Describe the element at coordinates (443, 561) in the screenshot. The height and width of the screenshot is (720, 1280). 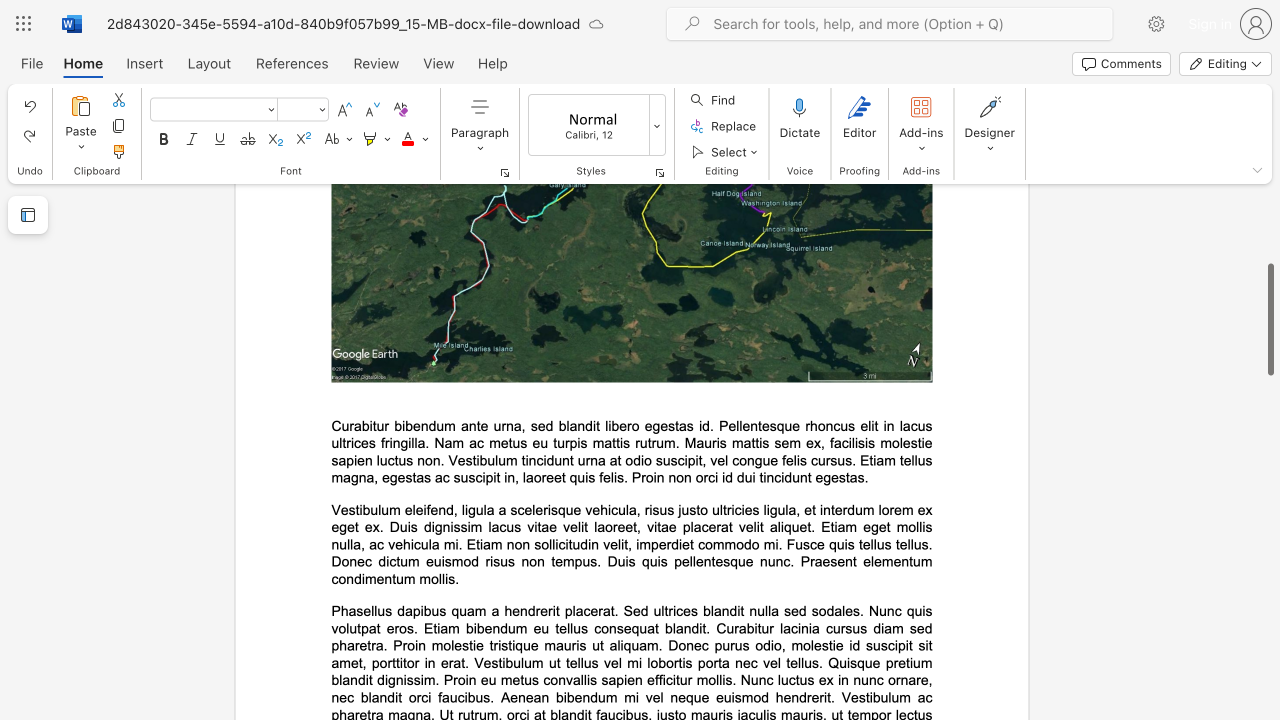
I see `the subset text "smod ri" within the text "Vestibulum eleifend, ligula a scelerisque vehicula, risus justo ultricies ligula, et interdum lorem ex eget ex. Duis dignissim lacus vitae velit laoreet, vitae placerat velit aliquet. Etiam eget mollis nulla, ac vehicula mi. Etiam non sollicitudin velit, imperdiet commodo mi. Fusce quis tellus tellus. Donec dictum euismod risus non tempus. Duis quis pellentesque nunc. Praesent elementum condimentum mollis."` at that location.